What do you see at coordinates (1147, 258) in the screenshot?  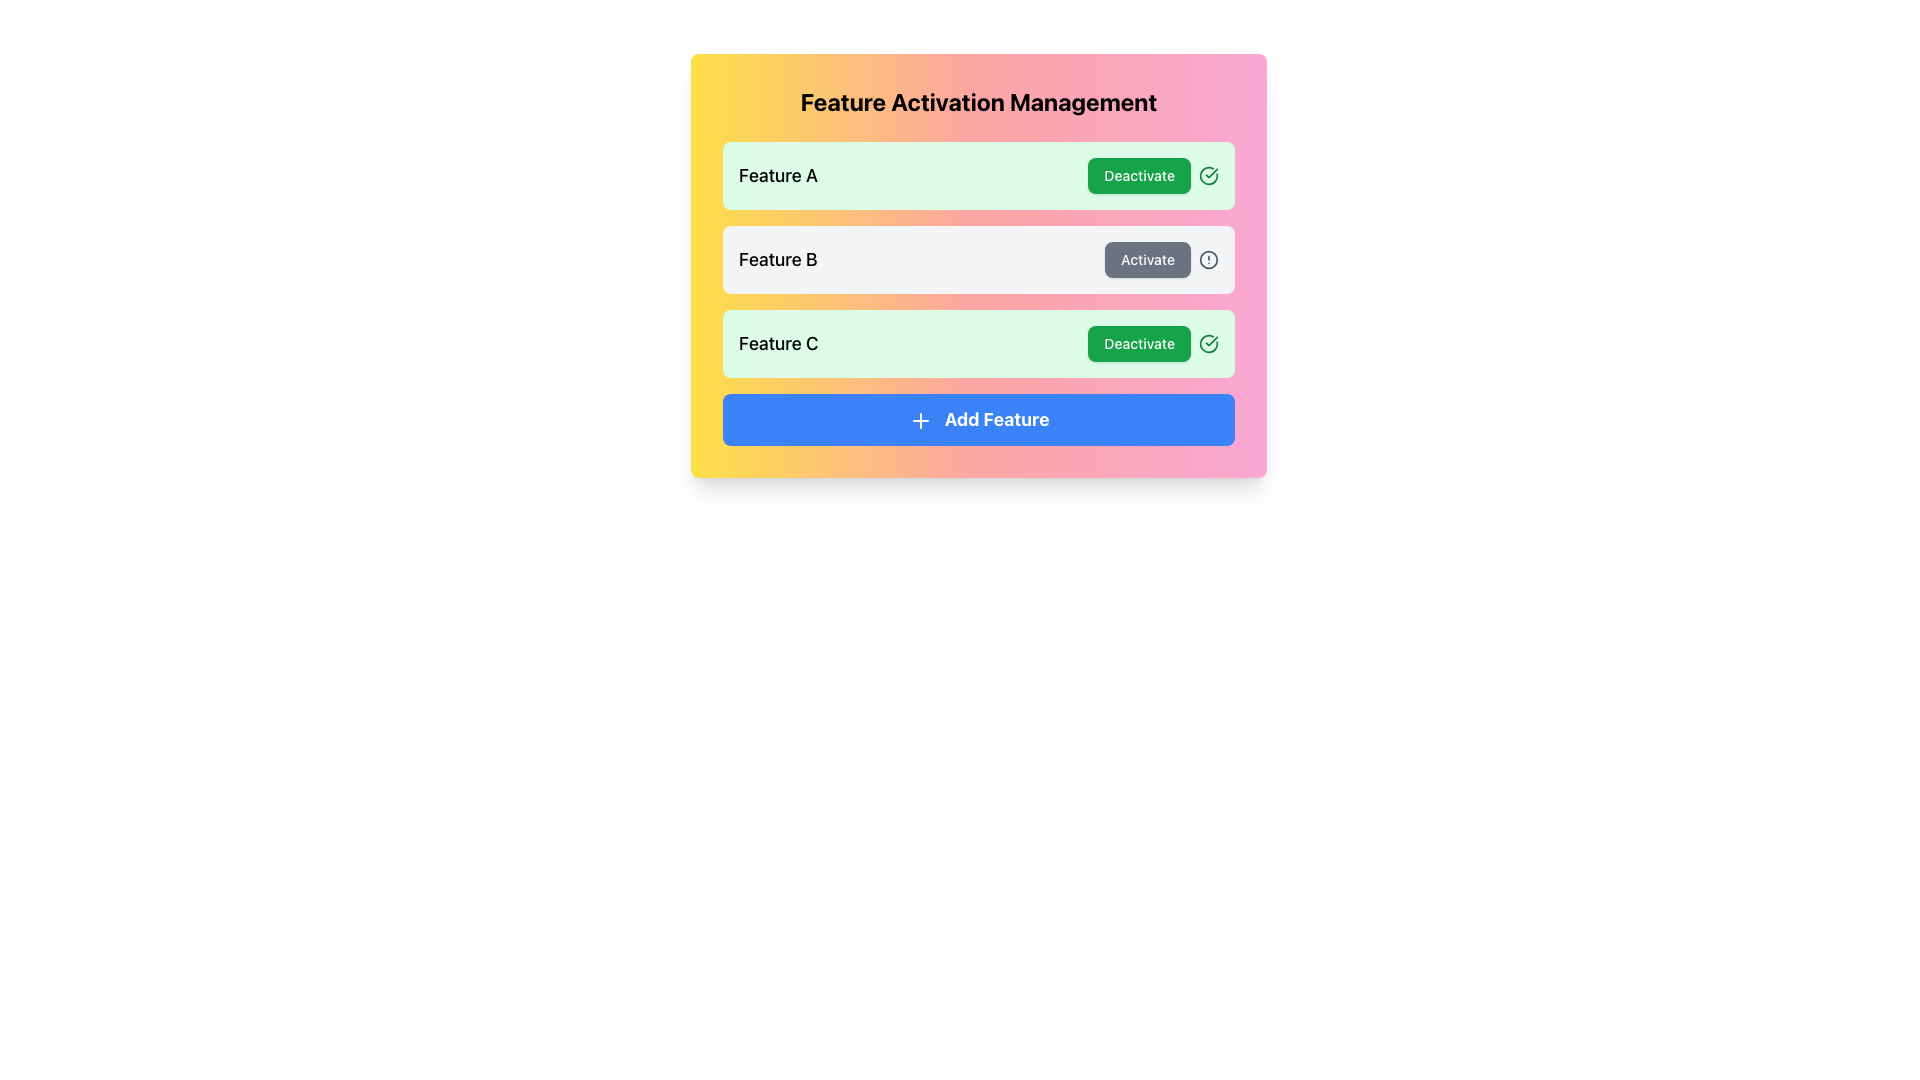 I see `the button to activate 'Feature B' which changes its background color` at bounding box center [1147, 258].